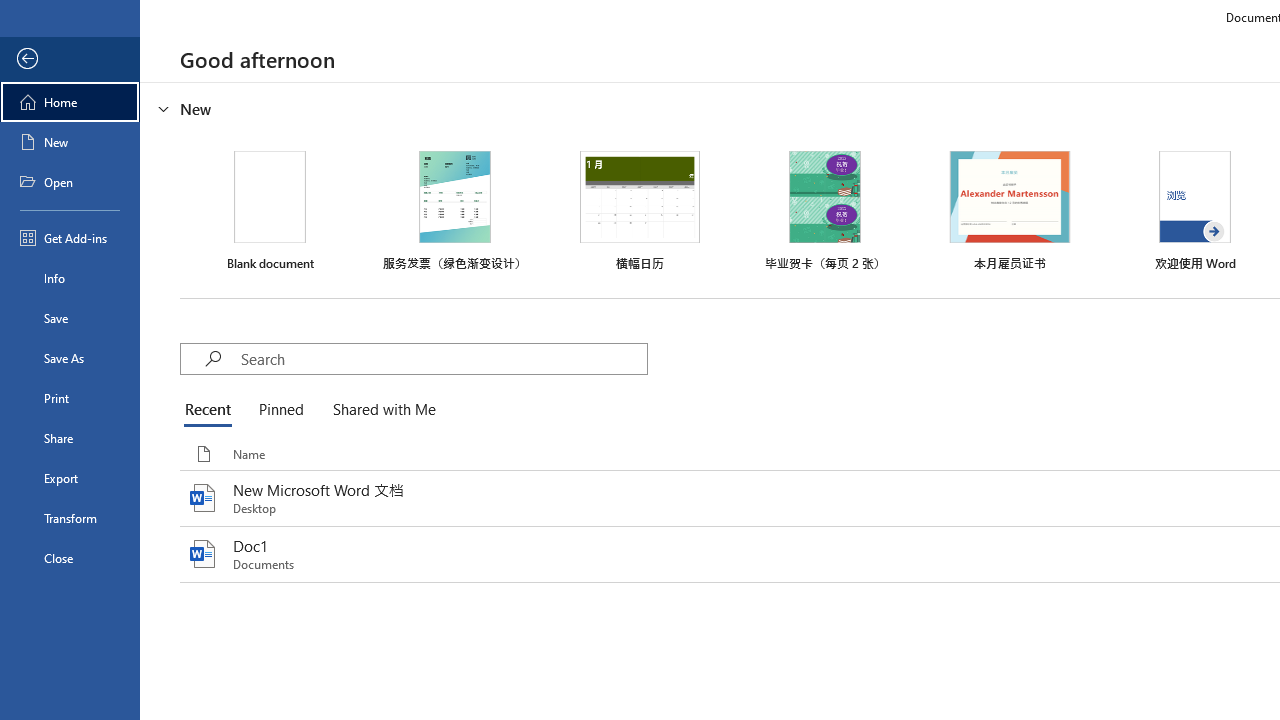 This screenshot has height=720, width=1280. What do you see at coordinates (380, 410) in the screenshot?
I see `'Shared with Me'` at bounding box center [380, 410].